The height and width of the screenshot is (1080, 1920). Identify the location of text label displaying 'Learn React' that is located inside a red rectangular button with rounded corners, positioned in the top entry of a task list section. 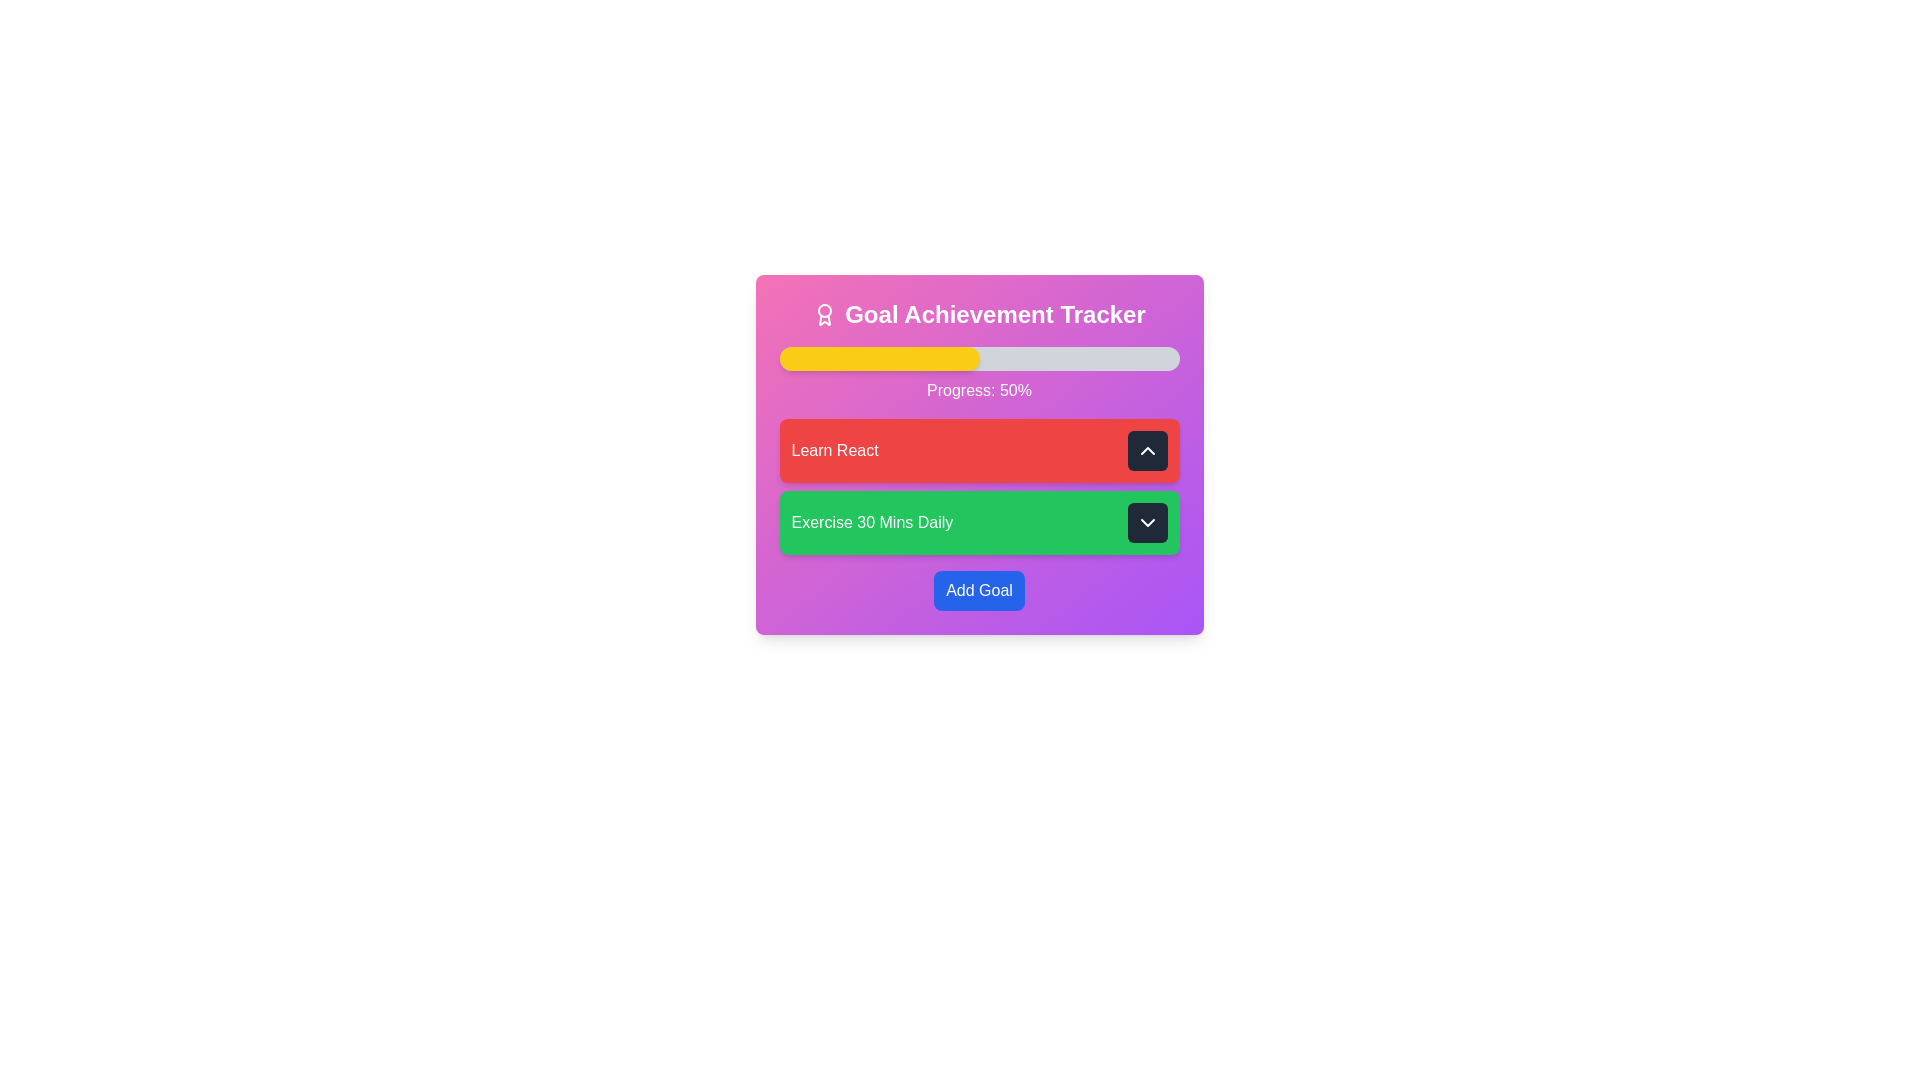
(835, 451).